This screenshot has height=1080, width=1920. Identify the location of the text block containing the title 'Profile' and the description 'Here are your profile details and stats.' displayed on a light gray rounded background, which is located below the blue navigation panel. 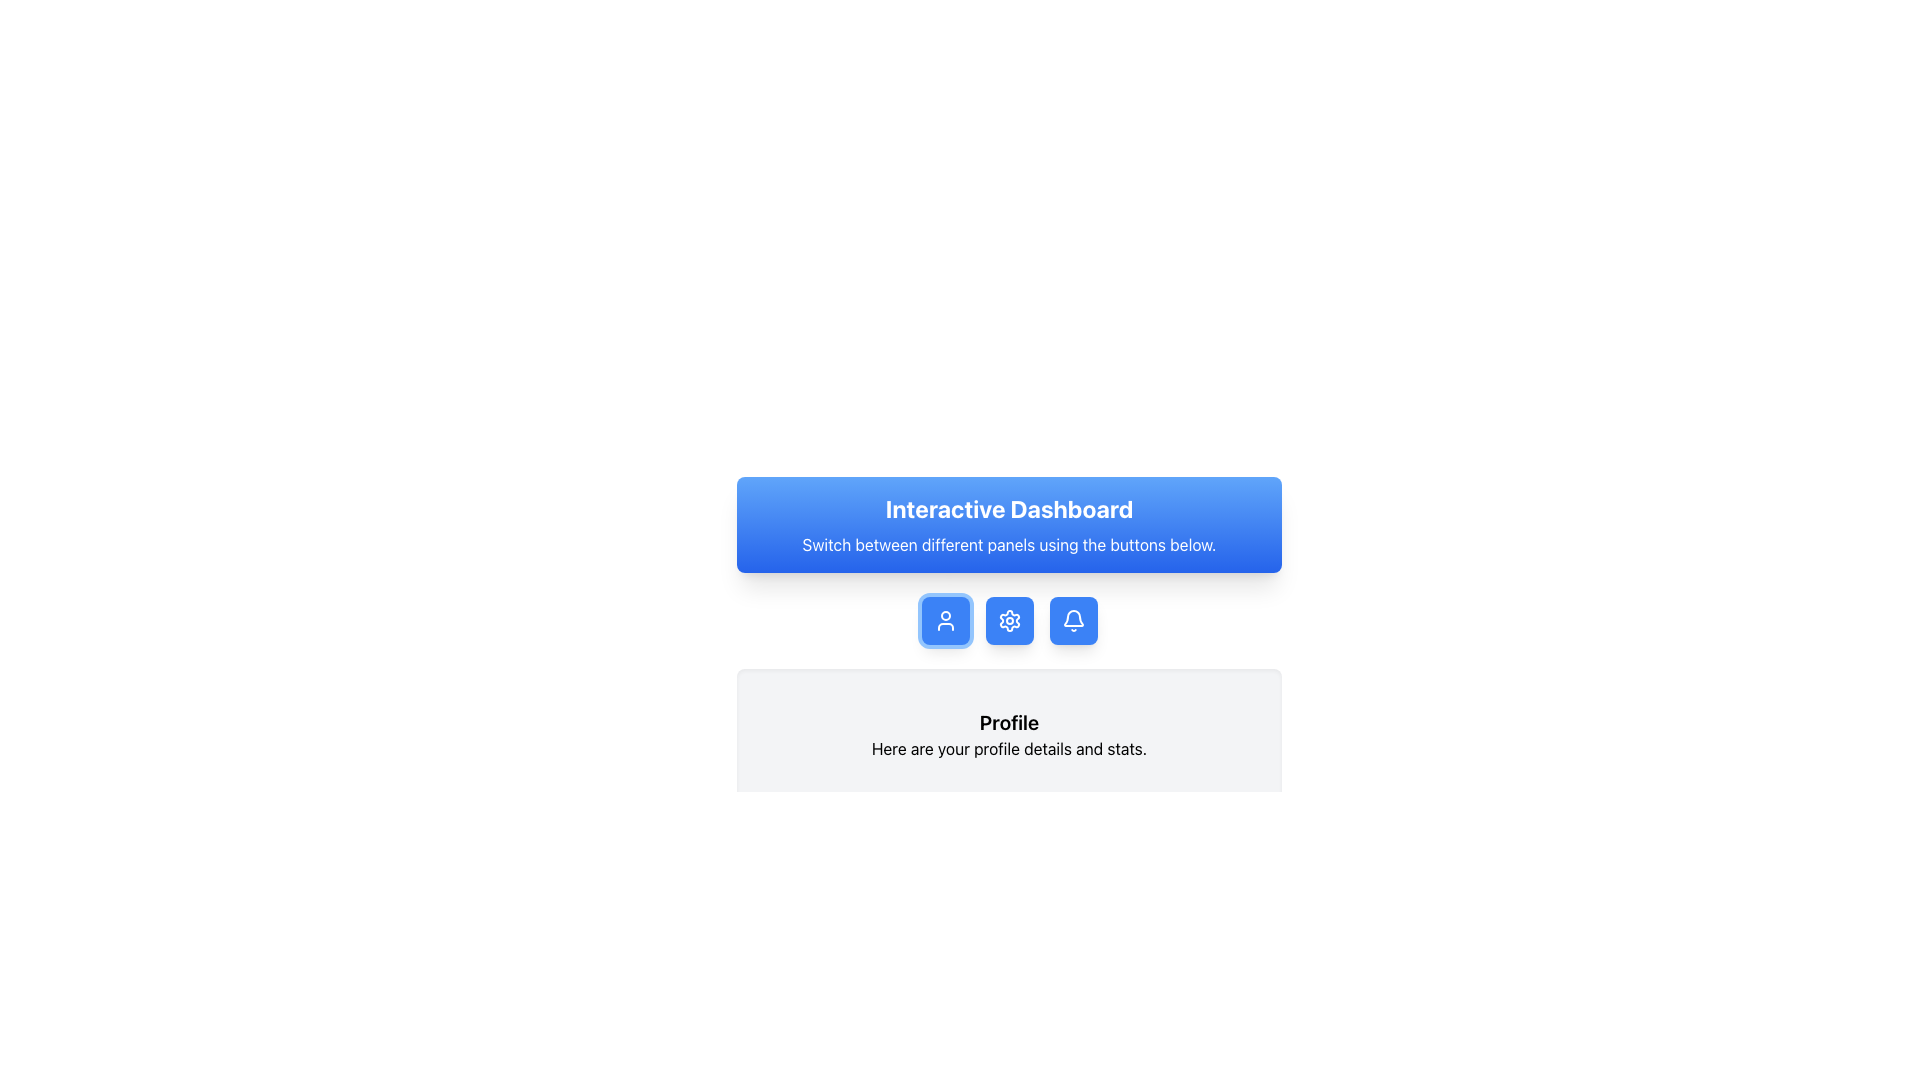
(1009, 735).